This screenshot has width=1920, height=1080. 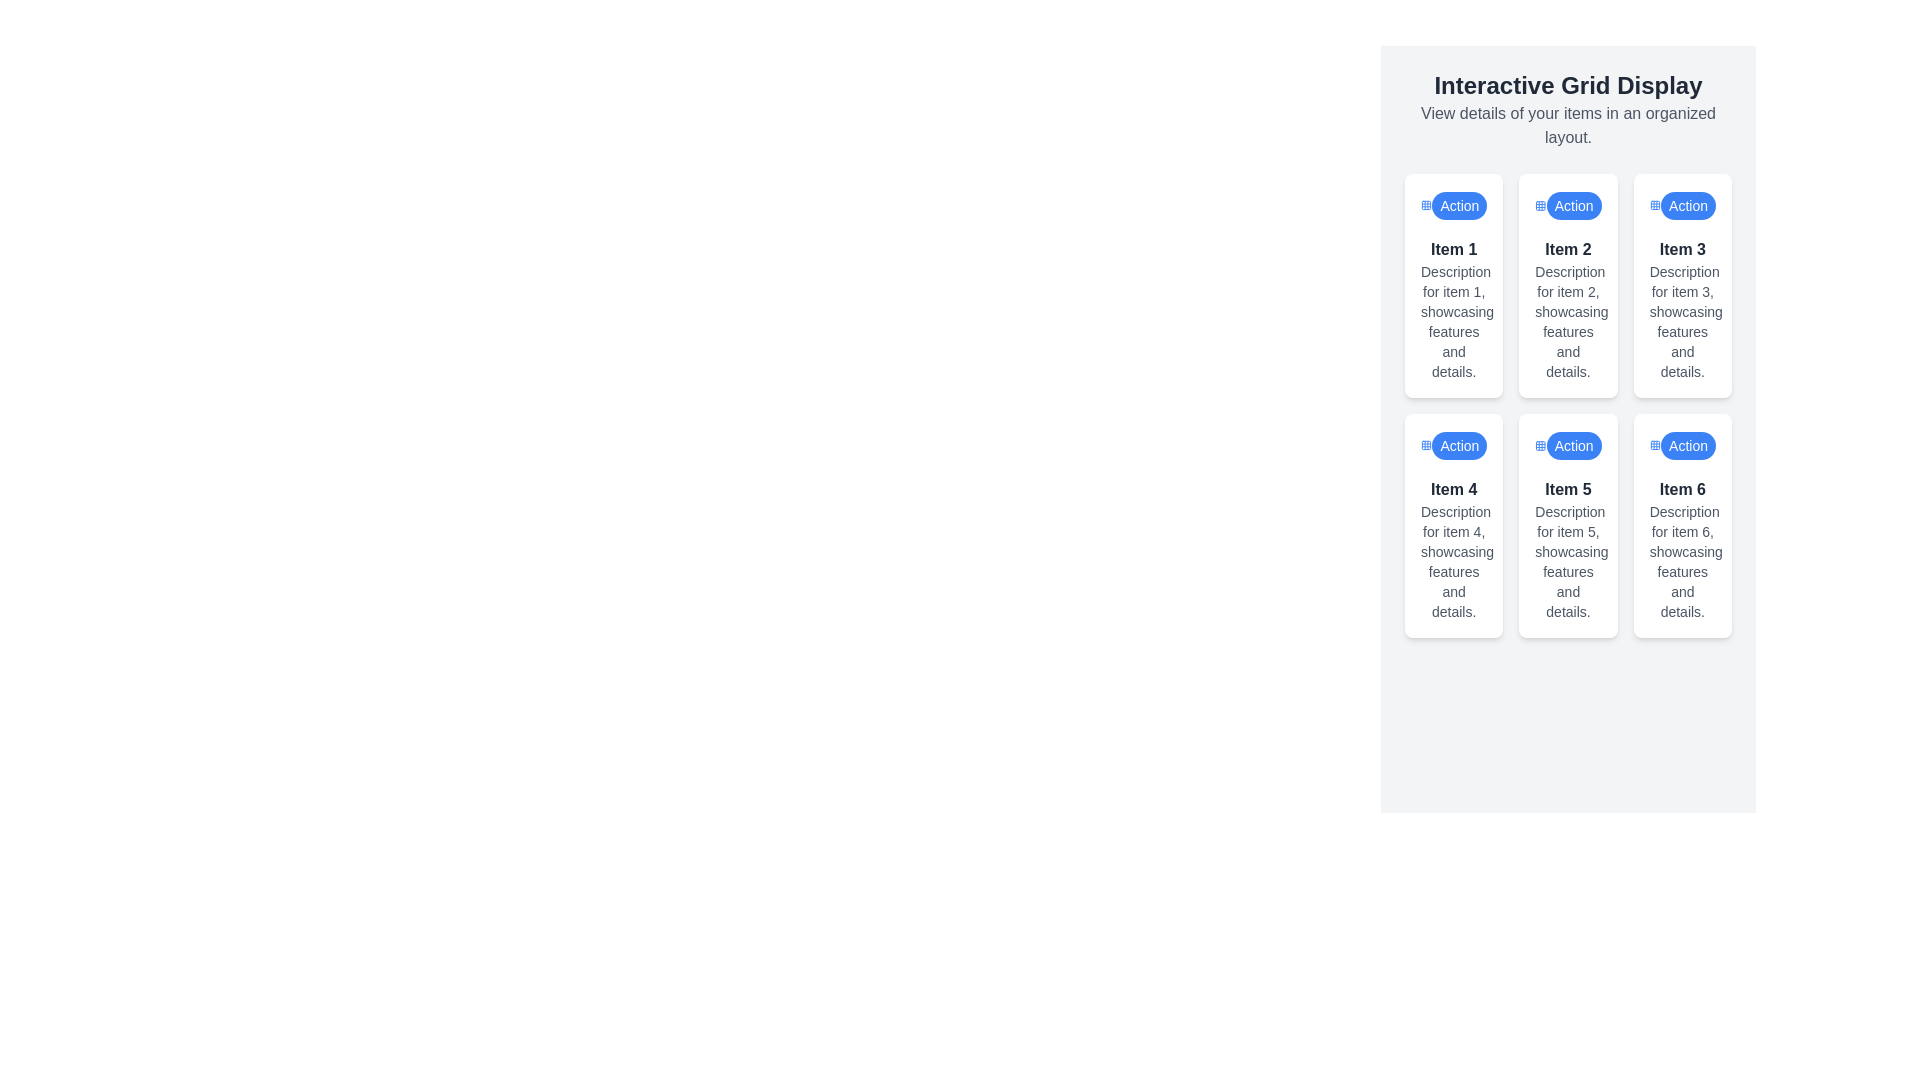 I want to click on the text label identifying 'Item 3', located at the top of the third column in a grid layout, above its description text, so click(x=1681, y=249).